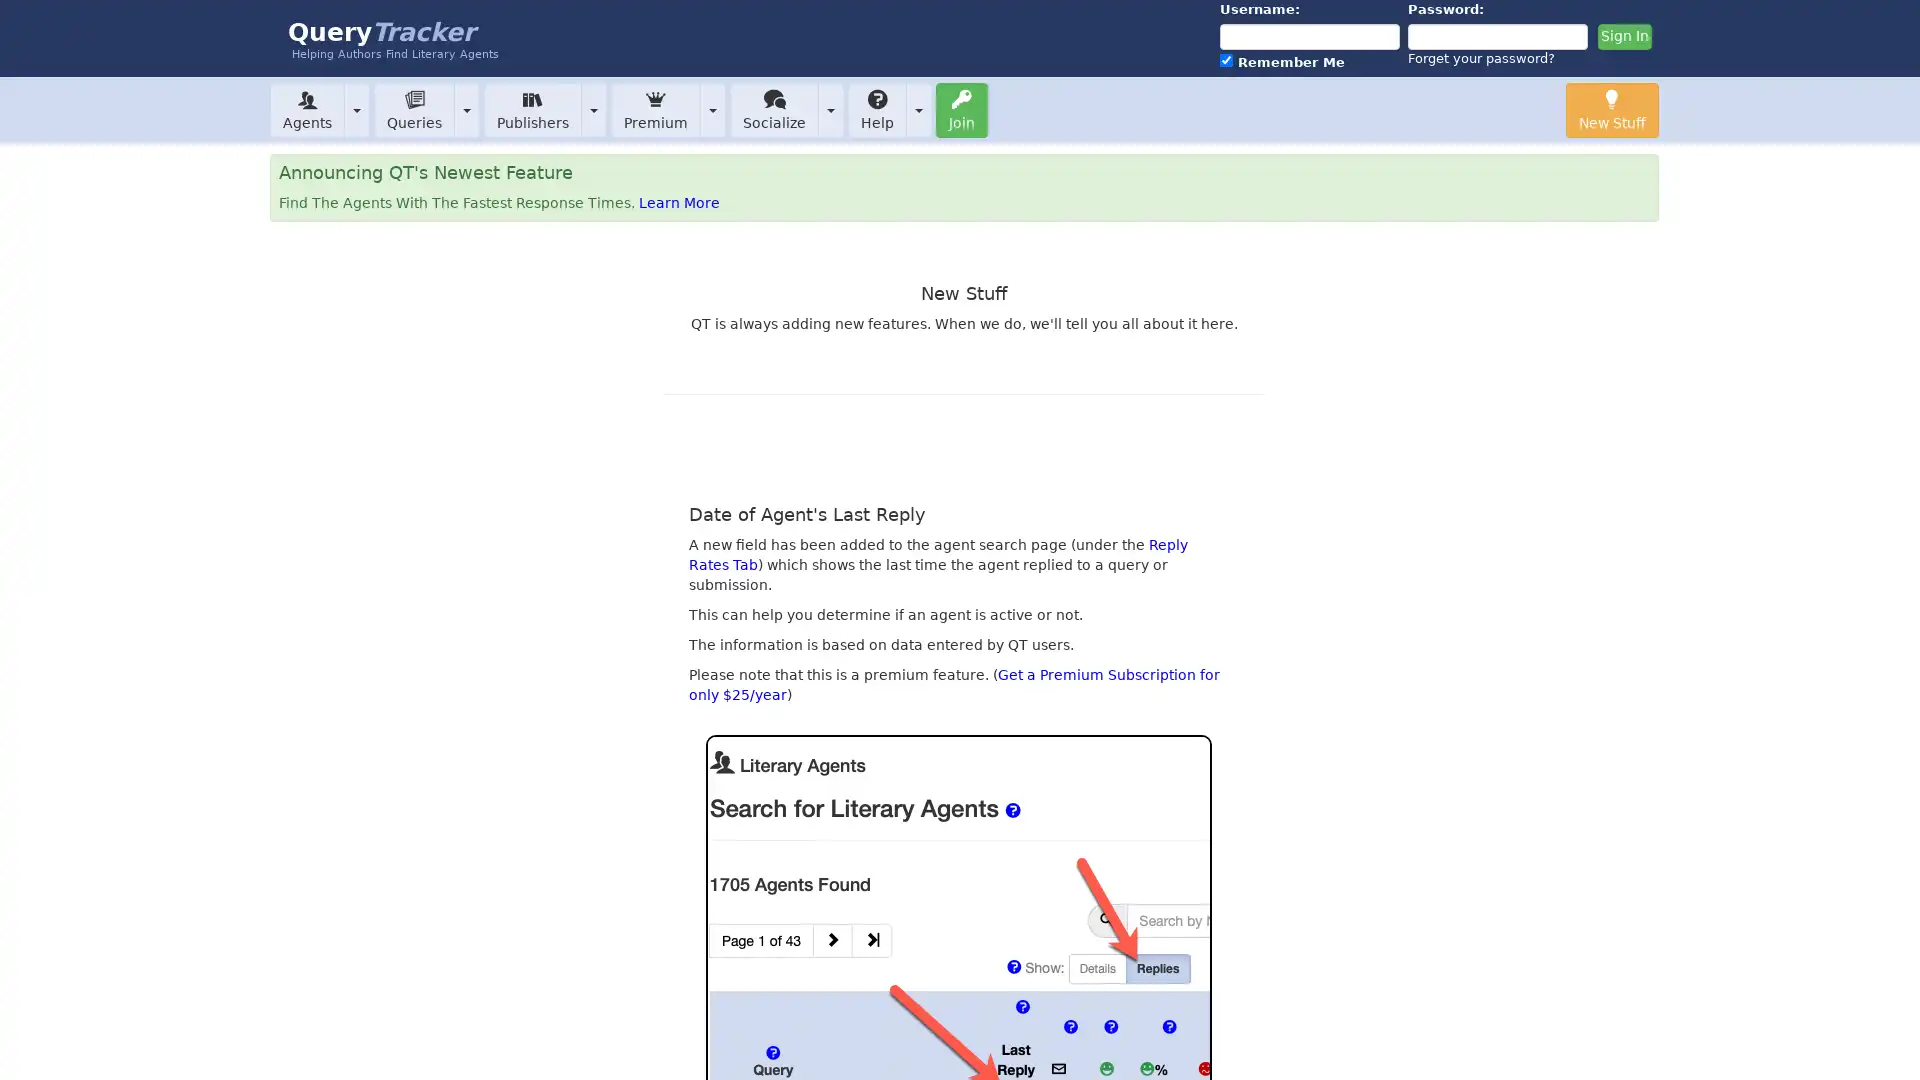 The image size is (1920, 1080). What do you see at coordinates (830, 109) in the screenshot?
I see `Toggle Dropdown` at bounding box center [830, 109].